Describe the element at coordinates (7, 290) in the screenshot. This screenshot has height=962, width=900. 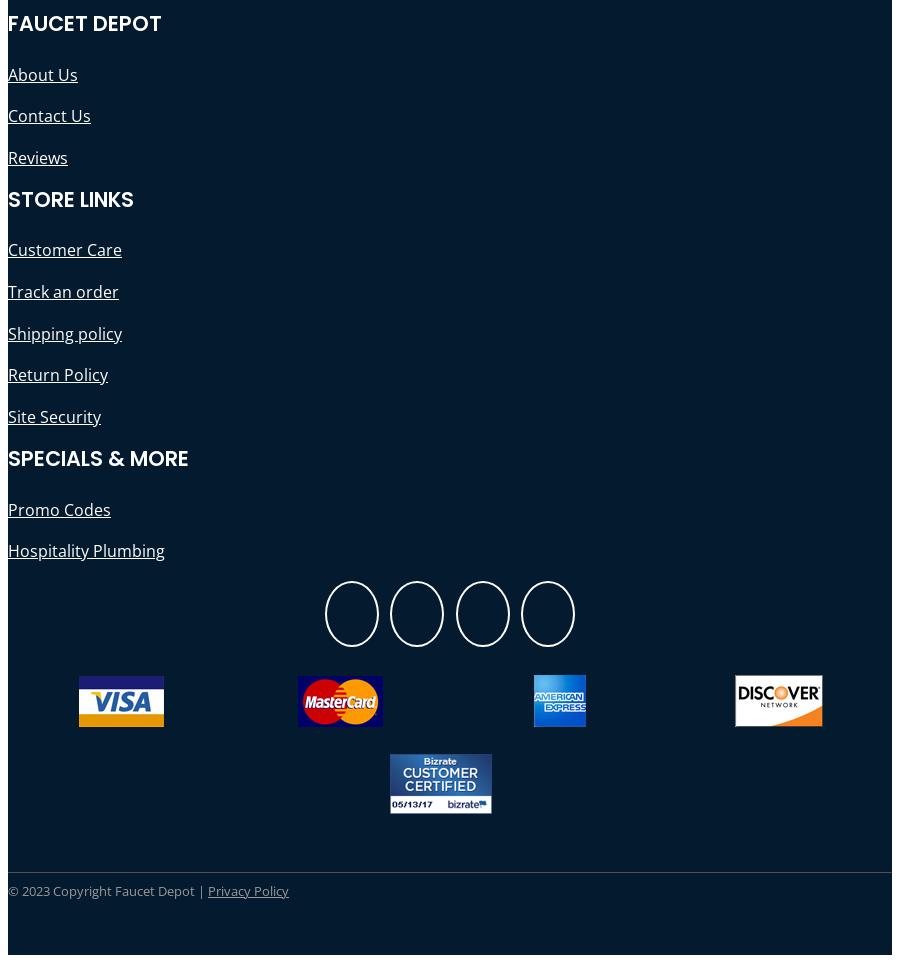
I see `'Track an order'` at that location.